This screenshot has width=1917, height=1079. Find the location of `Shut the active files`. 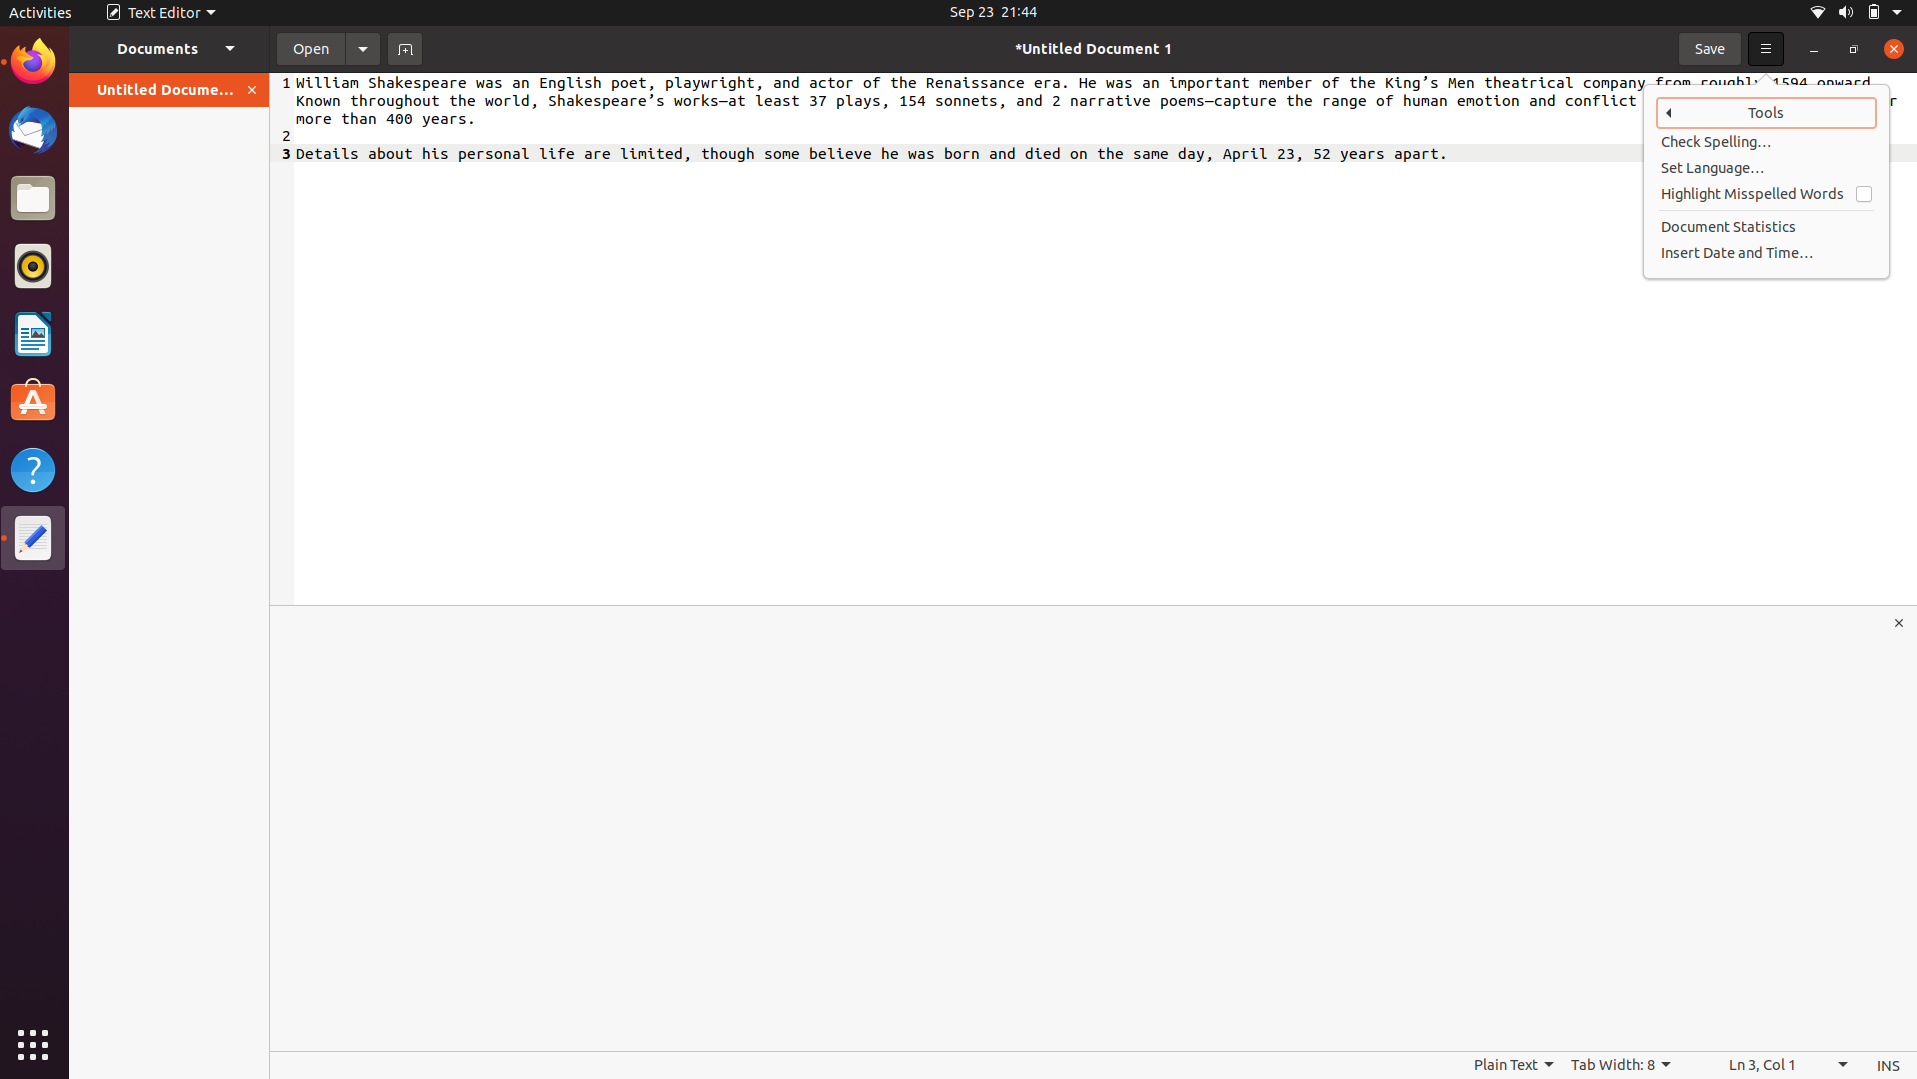

Shut the active files is located at coordinates (252, 89).